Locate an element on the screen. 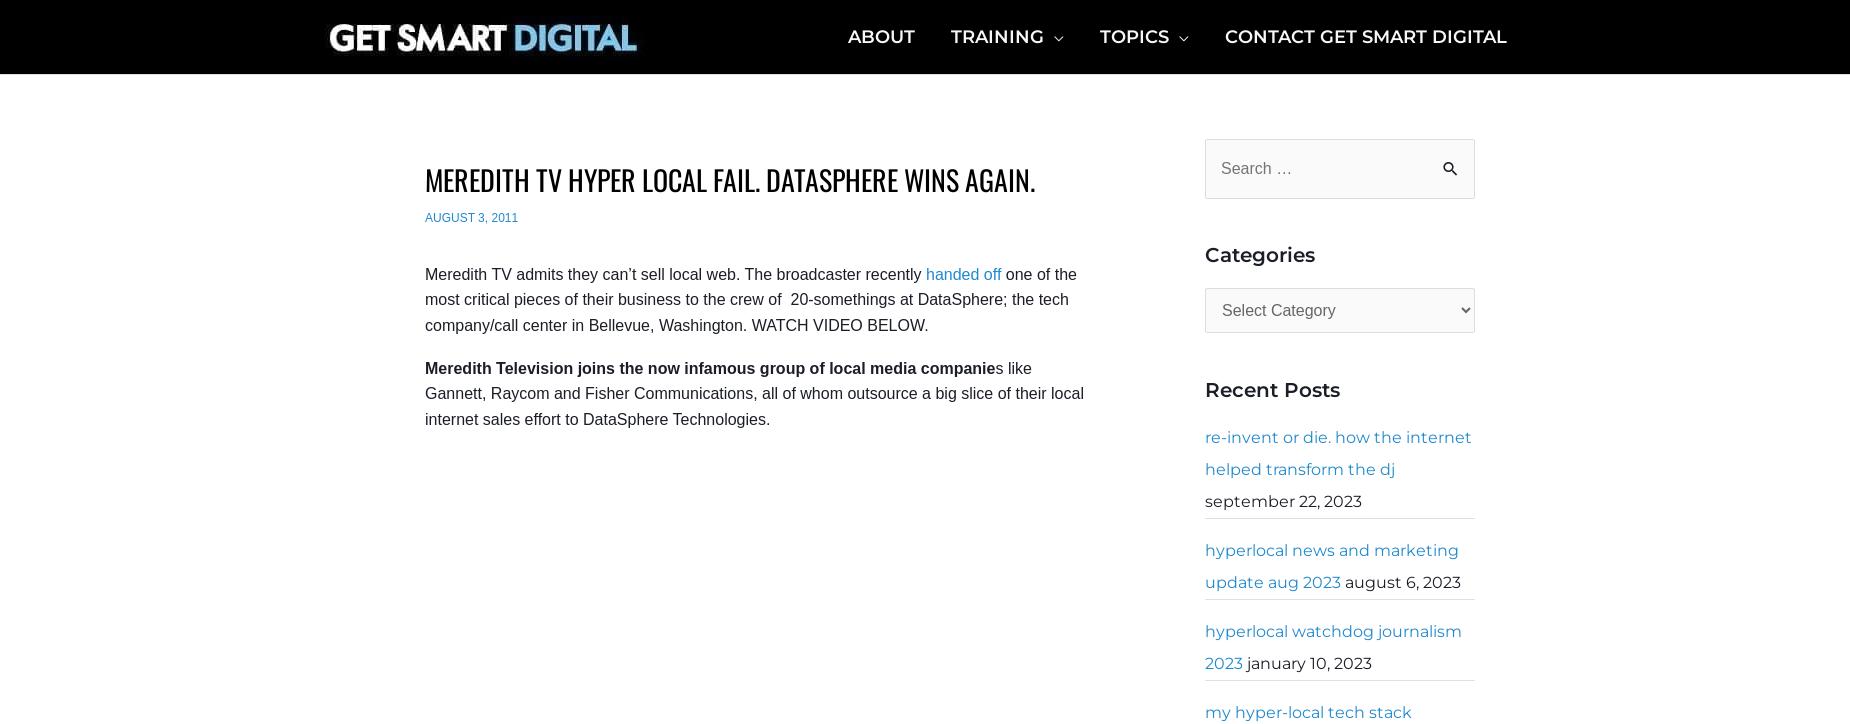 This screenshot has width=1850, height=724. 'one of the most critical pieces of their business to the crew of  20-somethings at DataSphere; the tech company/call center in Bellevue, Washington. WATCH VIDEO BELOW.' is located at coordinates (750, 298).